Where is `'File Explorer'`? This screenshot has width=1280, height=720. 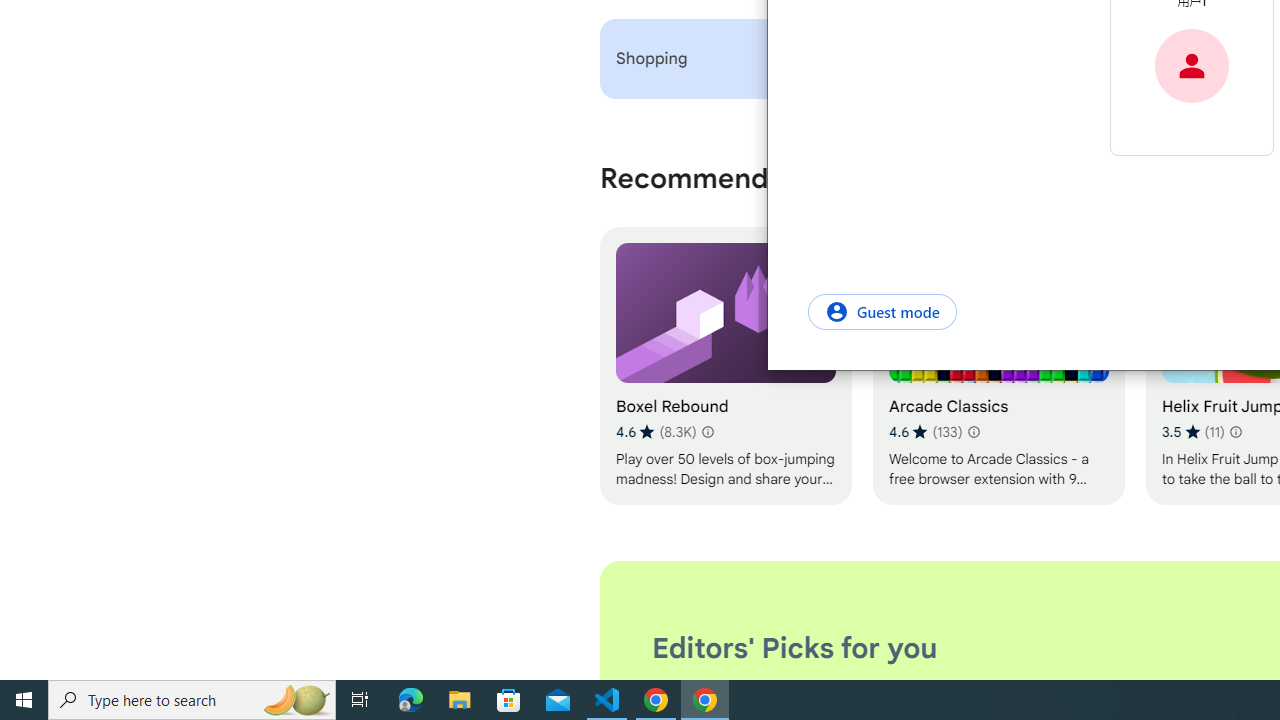
'File Explorer' is located at coordinates (459, 698).